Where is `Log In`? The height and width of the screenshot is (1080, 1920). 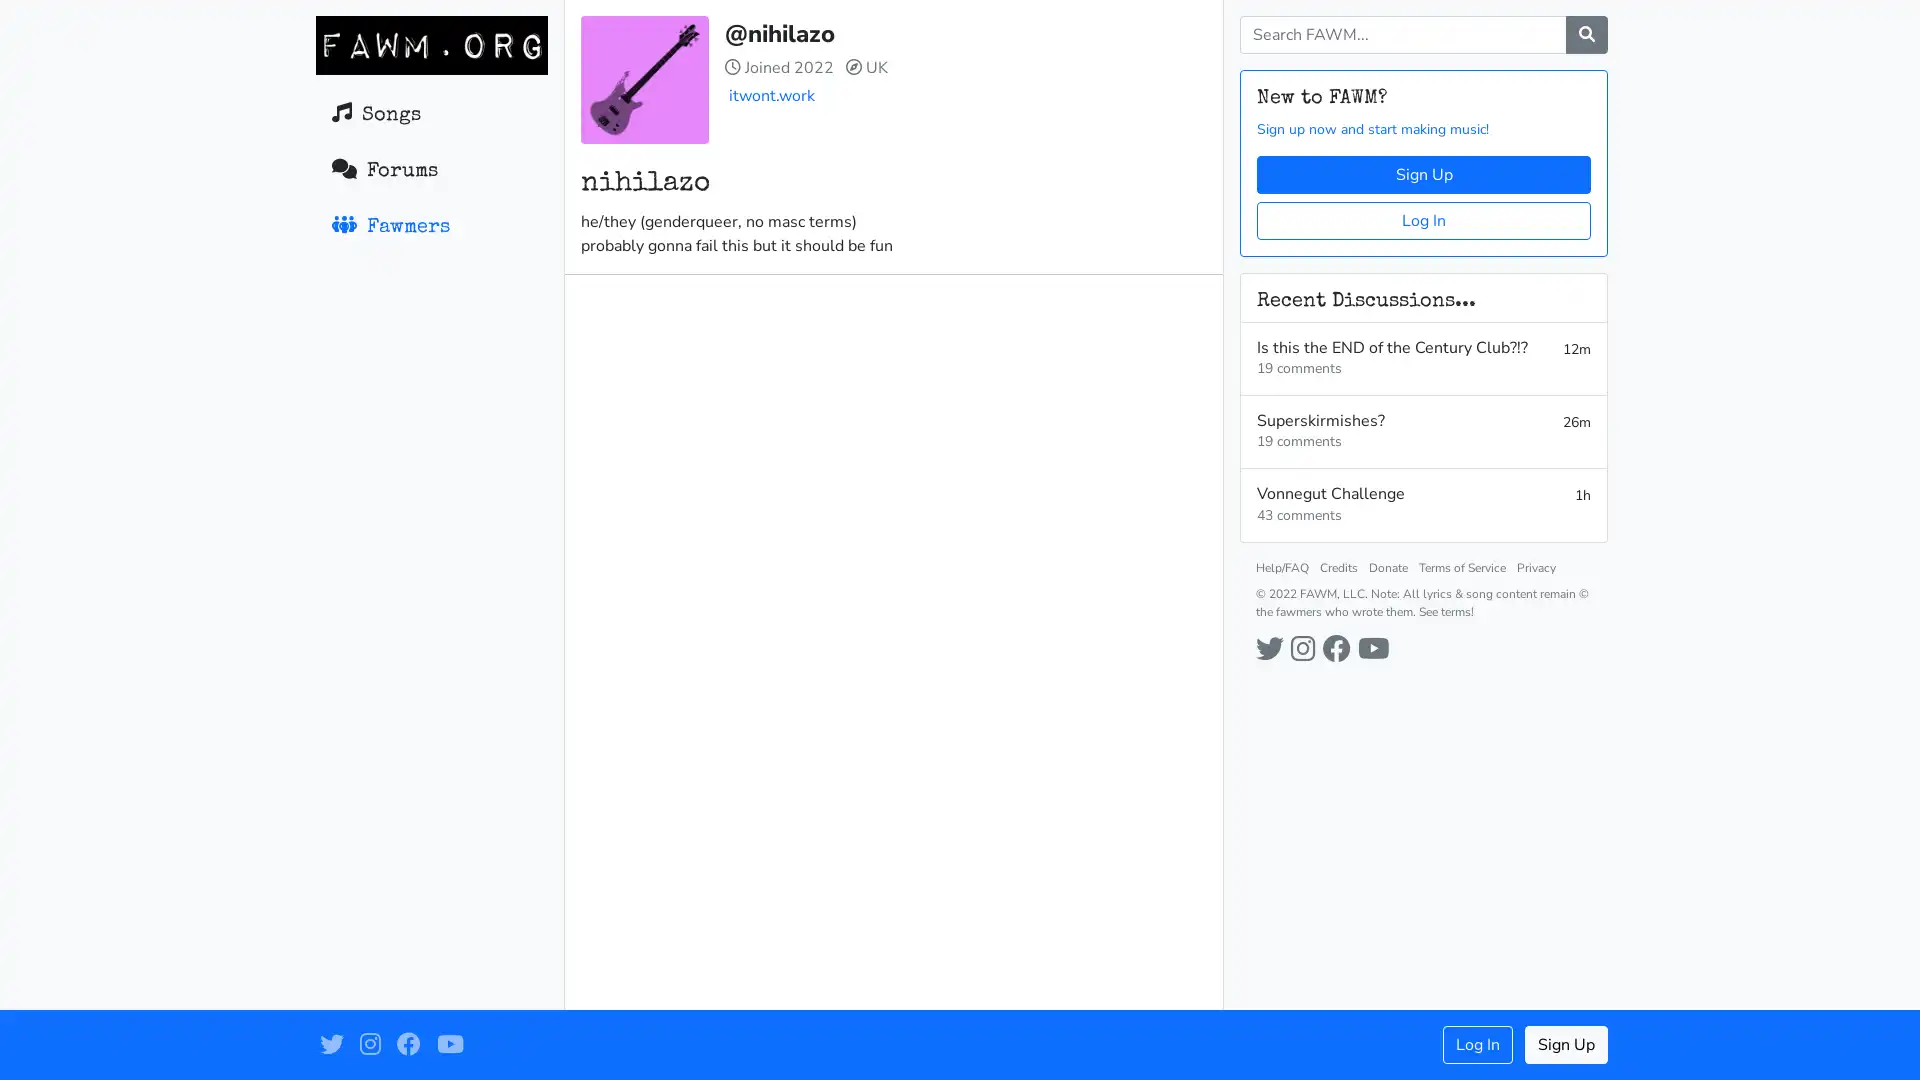
Log In is located at coordinates (1478, 1044).